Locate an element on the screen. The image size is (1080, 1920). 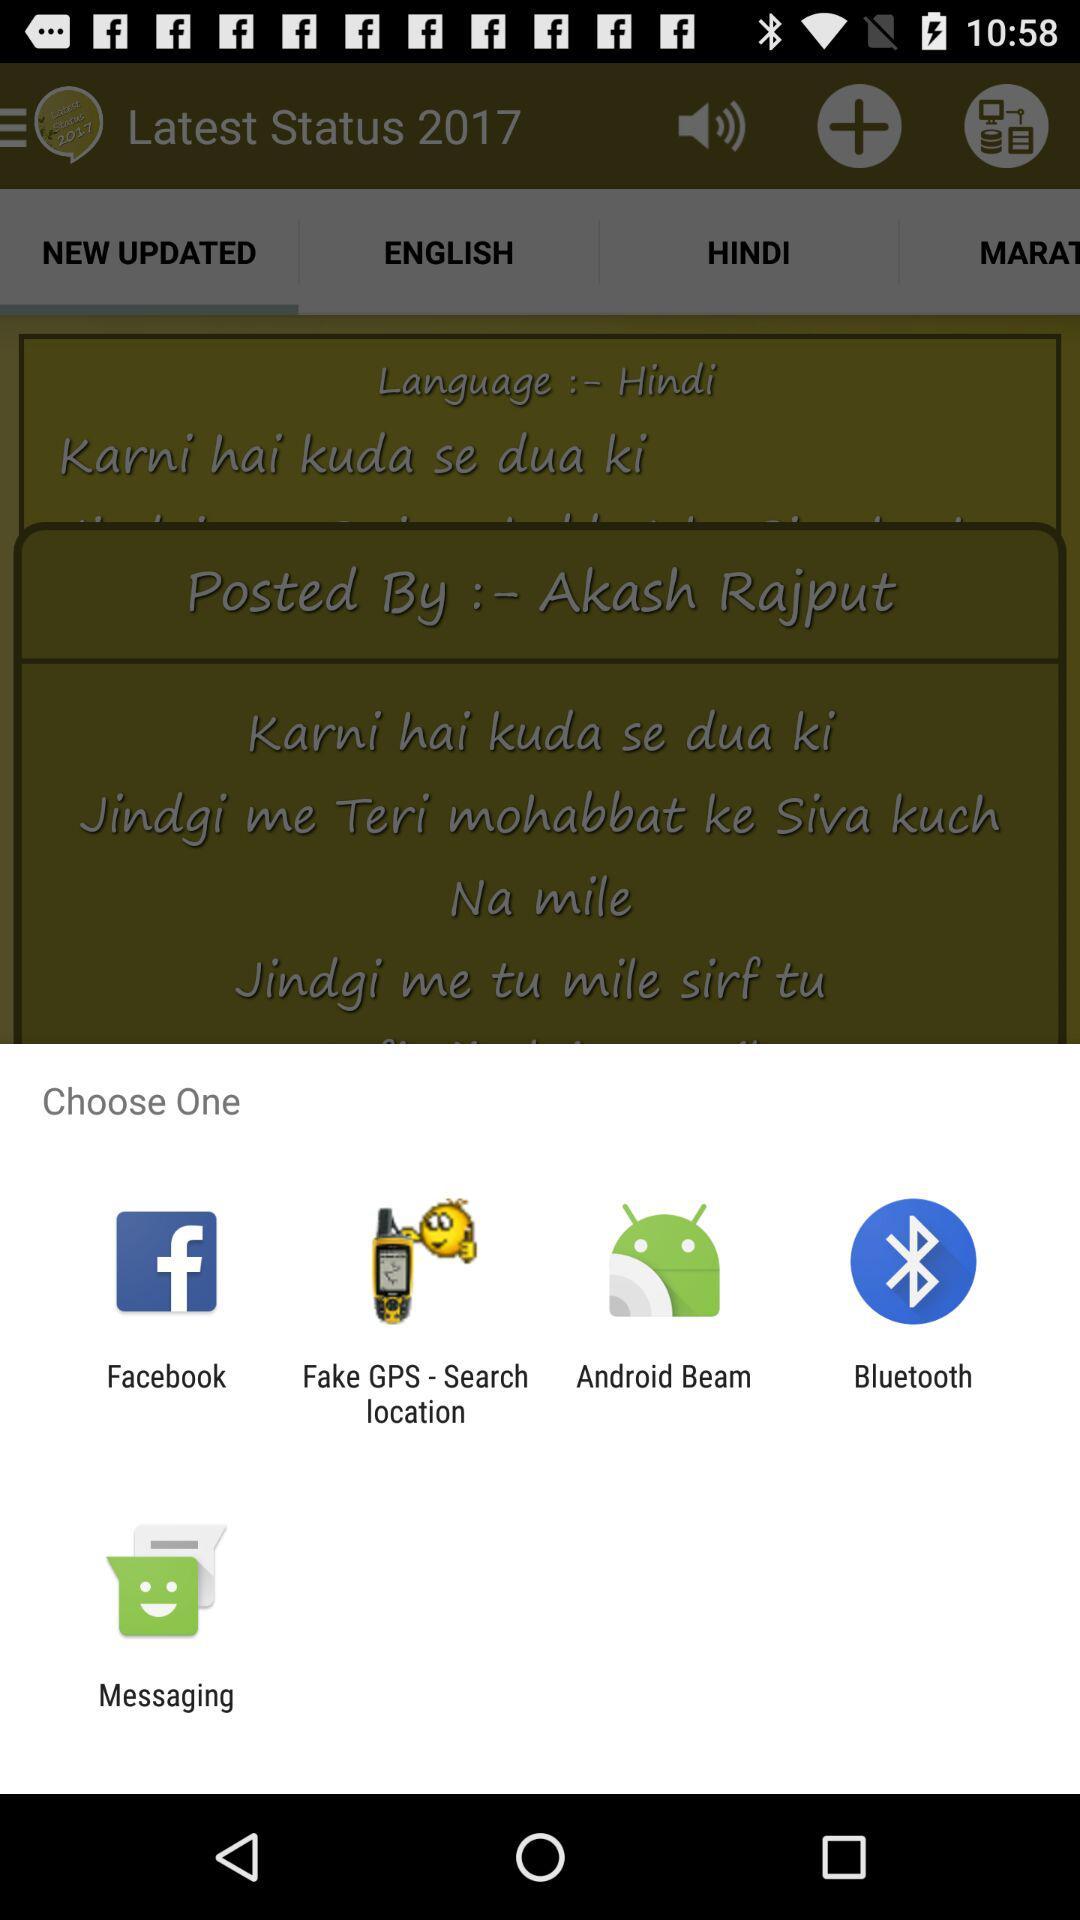
android beam icon is located at coordinates (664, 1392).